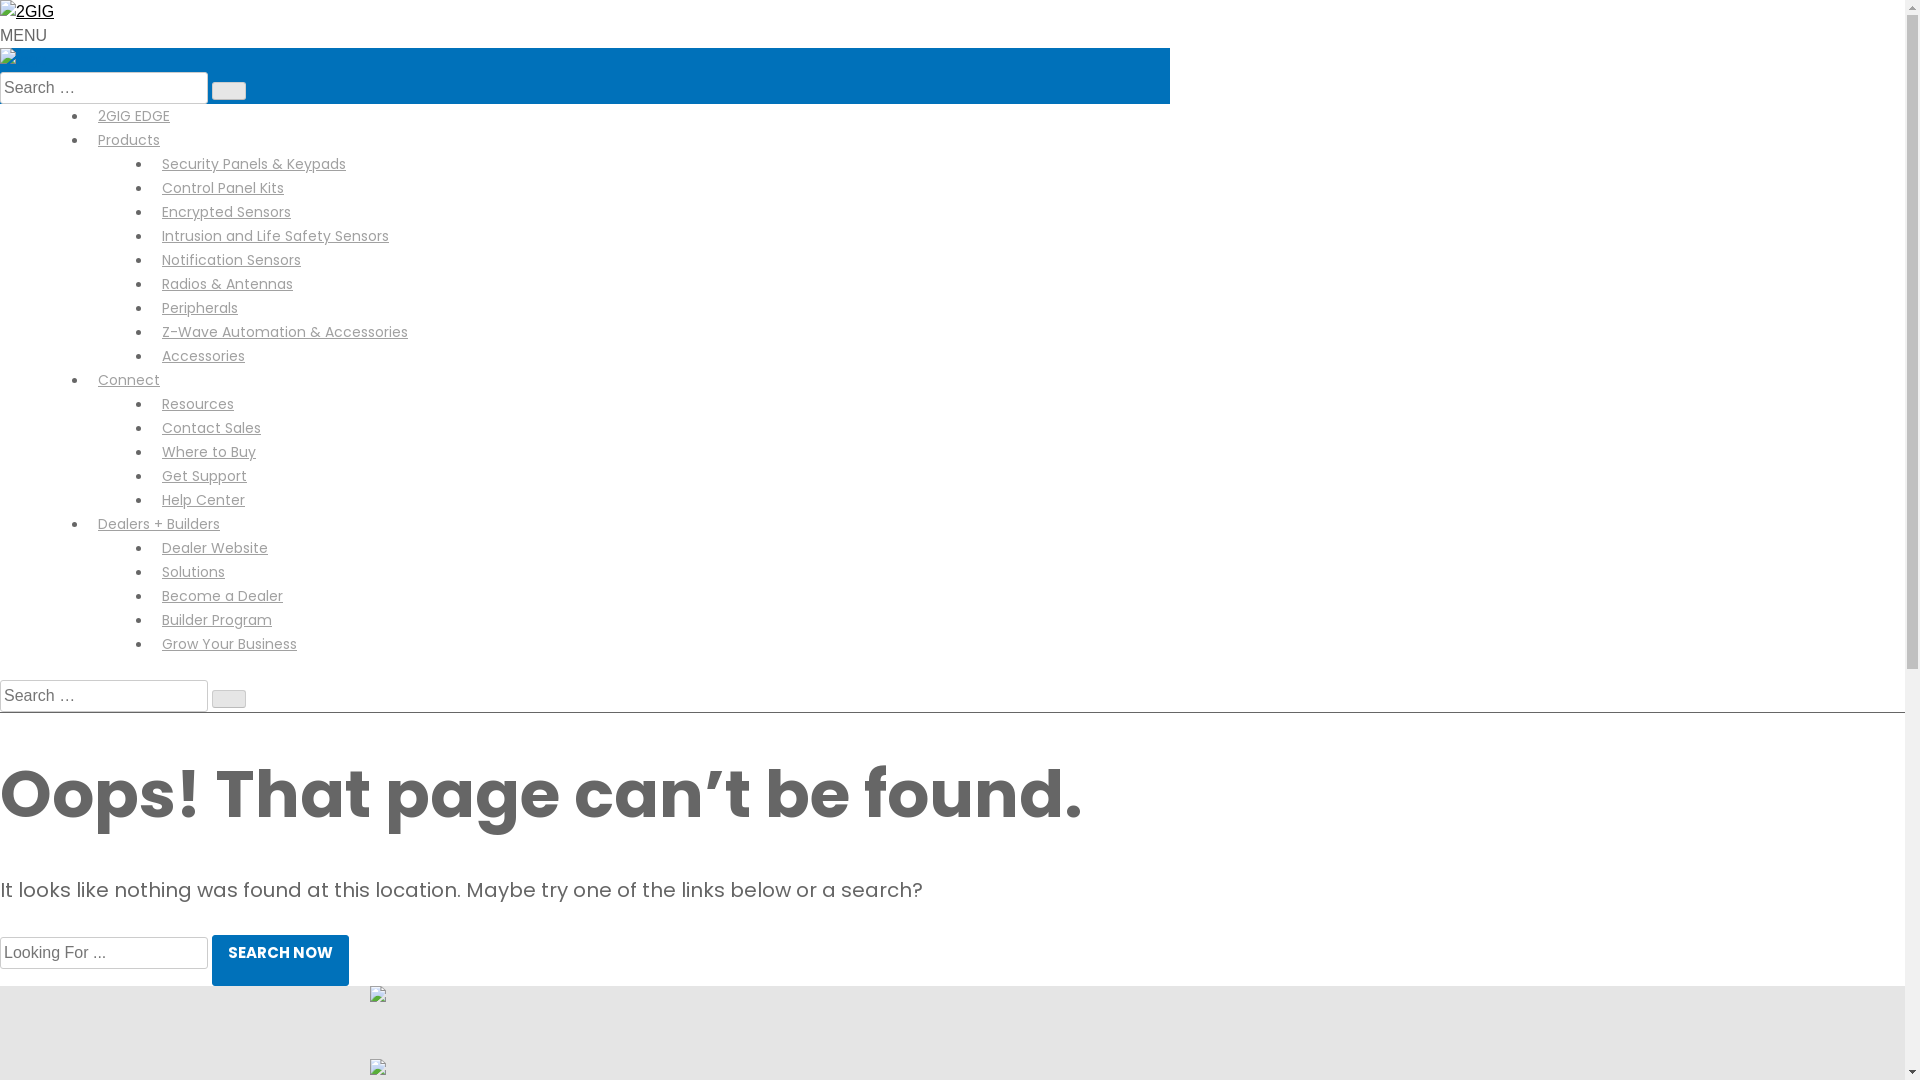  What do you see at coordinates (27, 11) in the screenshot?
I see `'2GIG'` at bounding box center [27, 11].